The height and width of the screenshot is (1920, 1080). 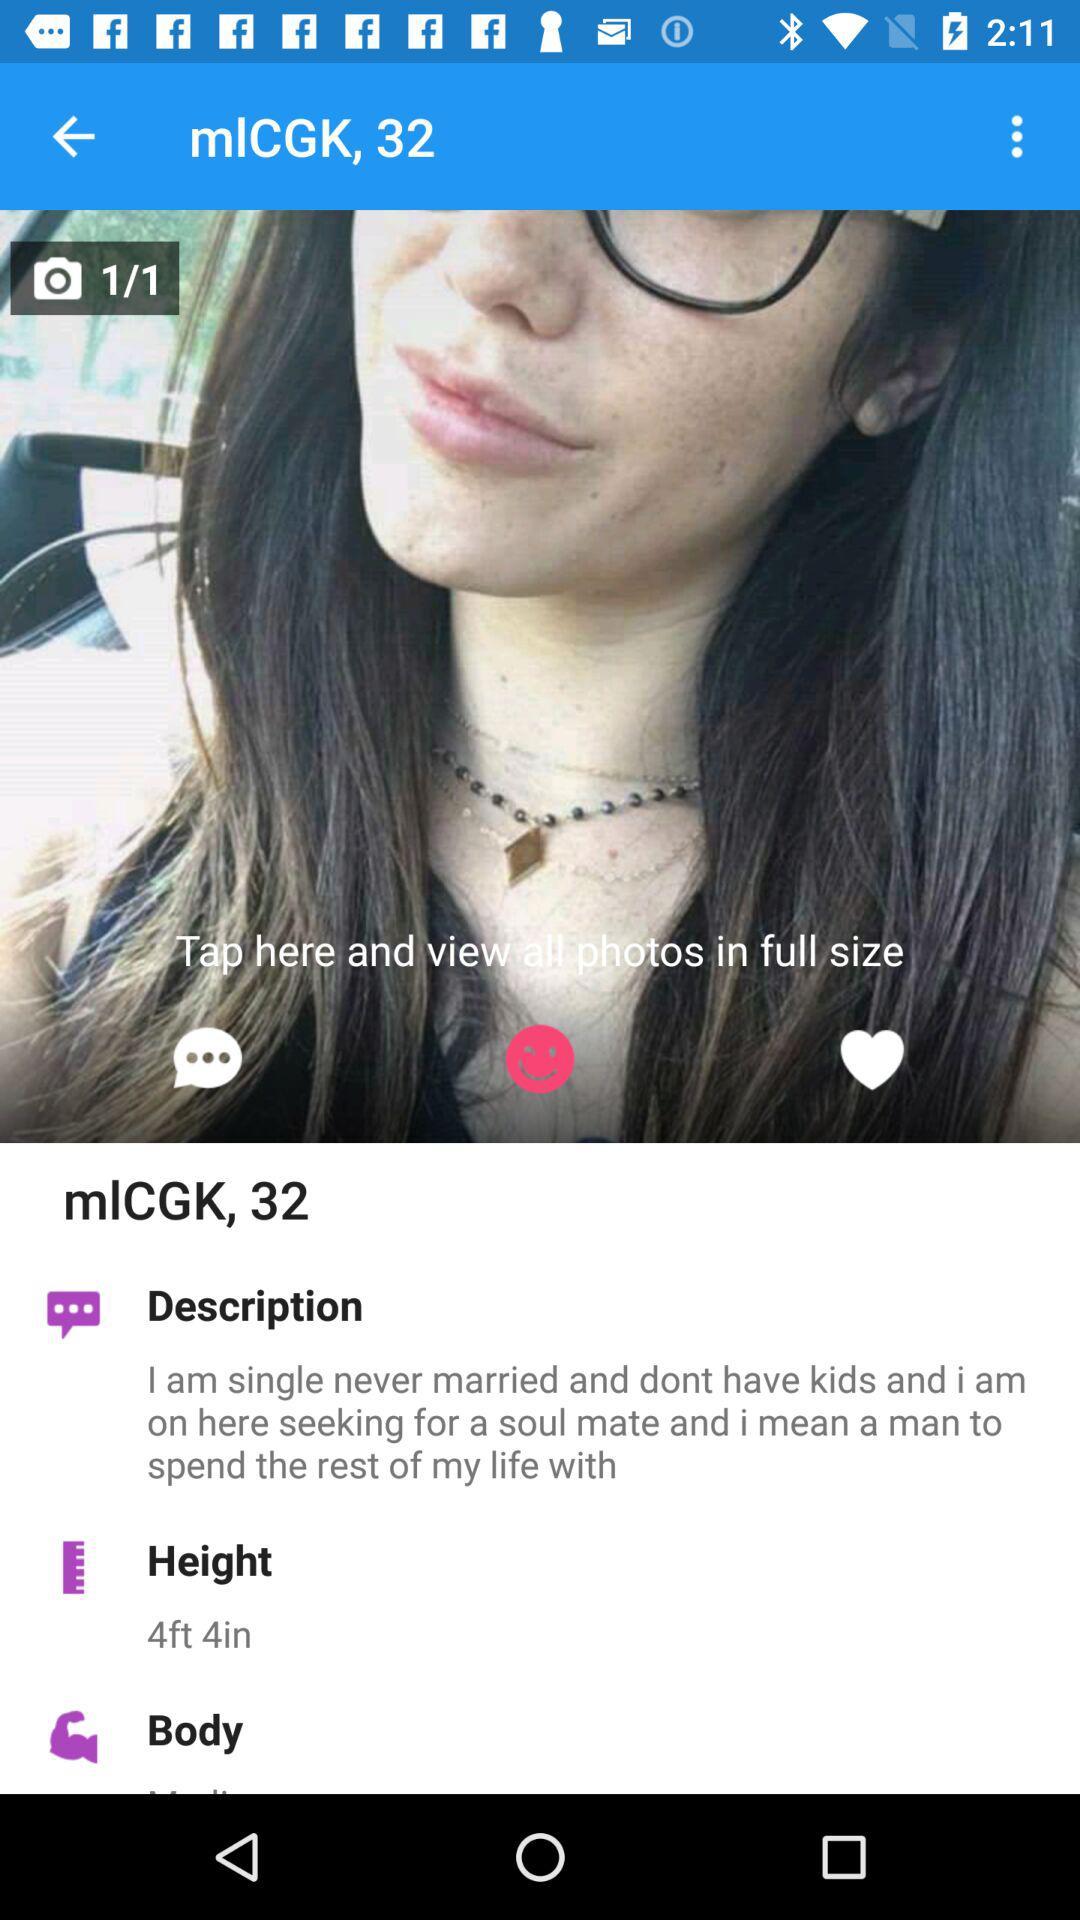 I want to click on the item at the top right corner, so click(x=1017, y=135).